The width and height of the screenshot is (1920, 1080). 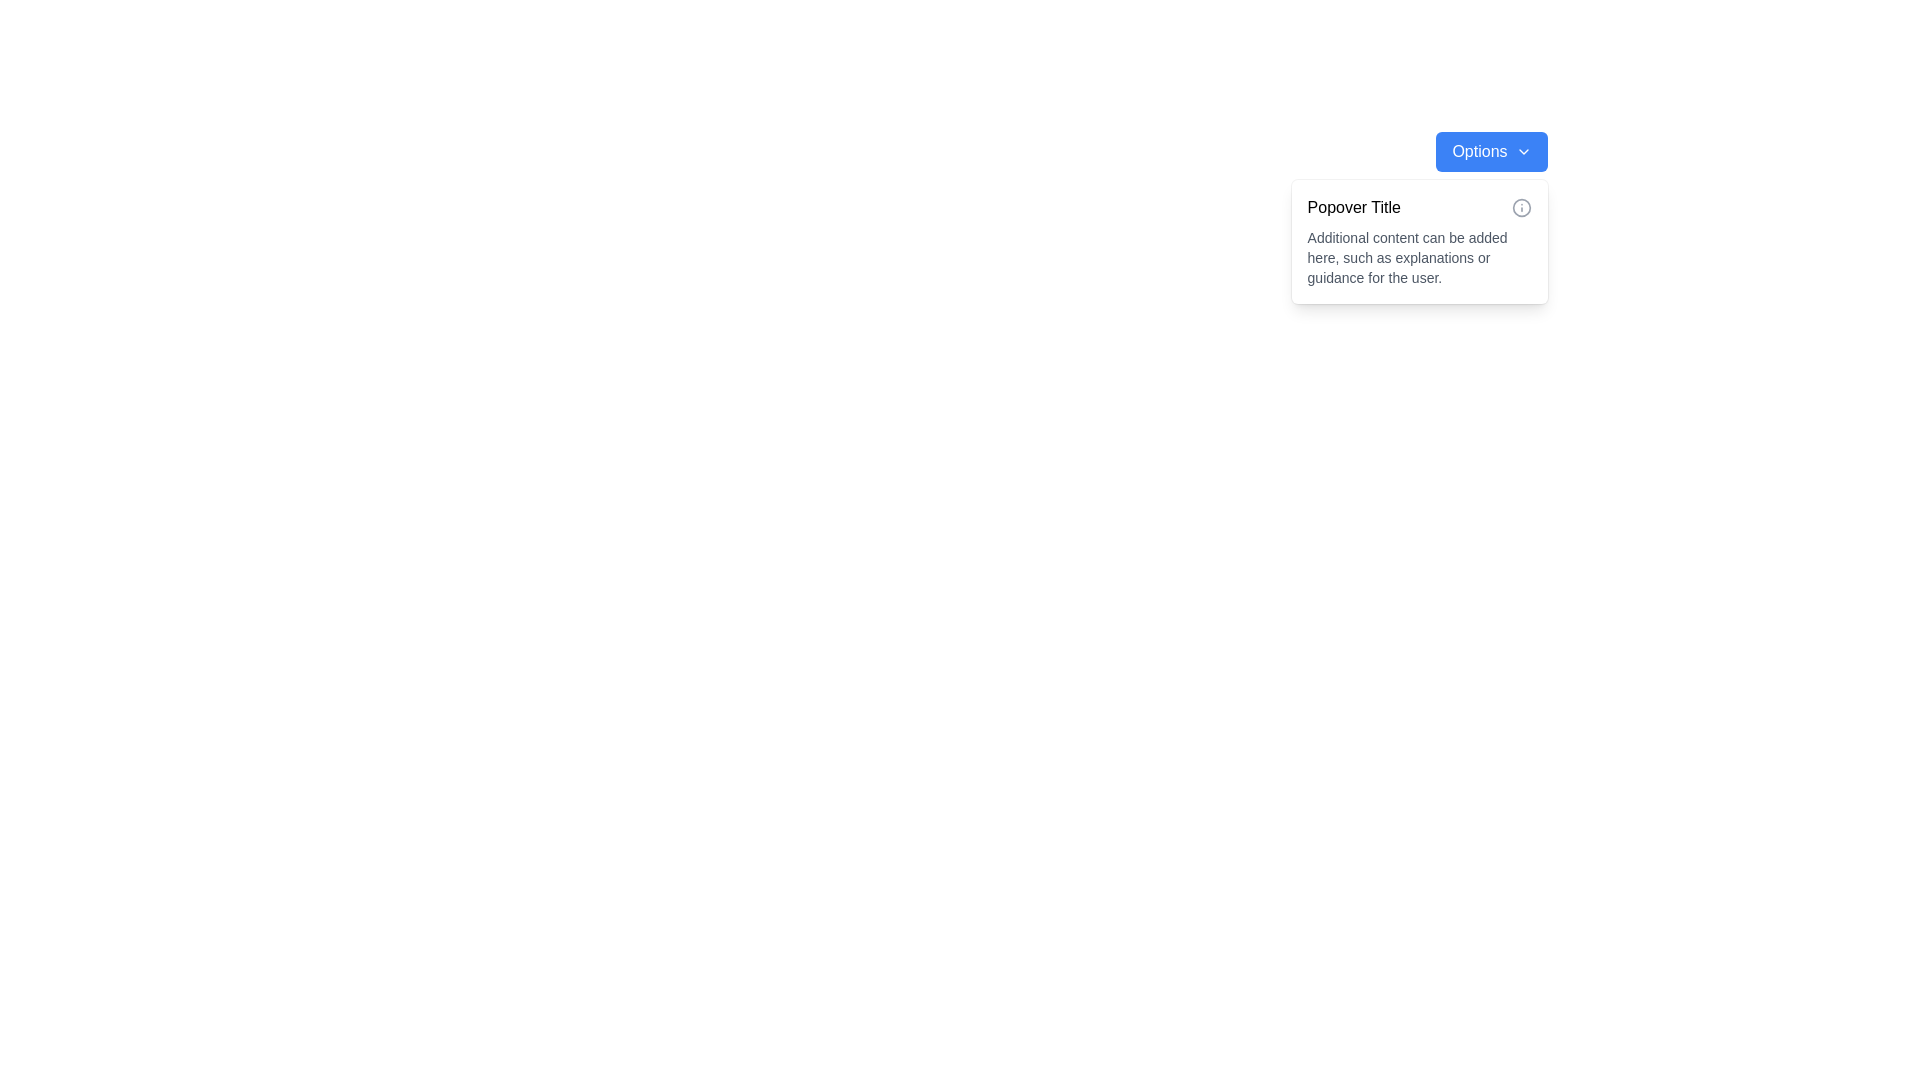 What do you see at coordinates (1418, 257) in the screenshot?
I see `the explanatory Text Block located below the title 'Popover Title' within the popover dialog` at bounding box center [1418, 257].